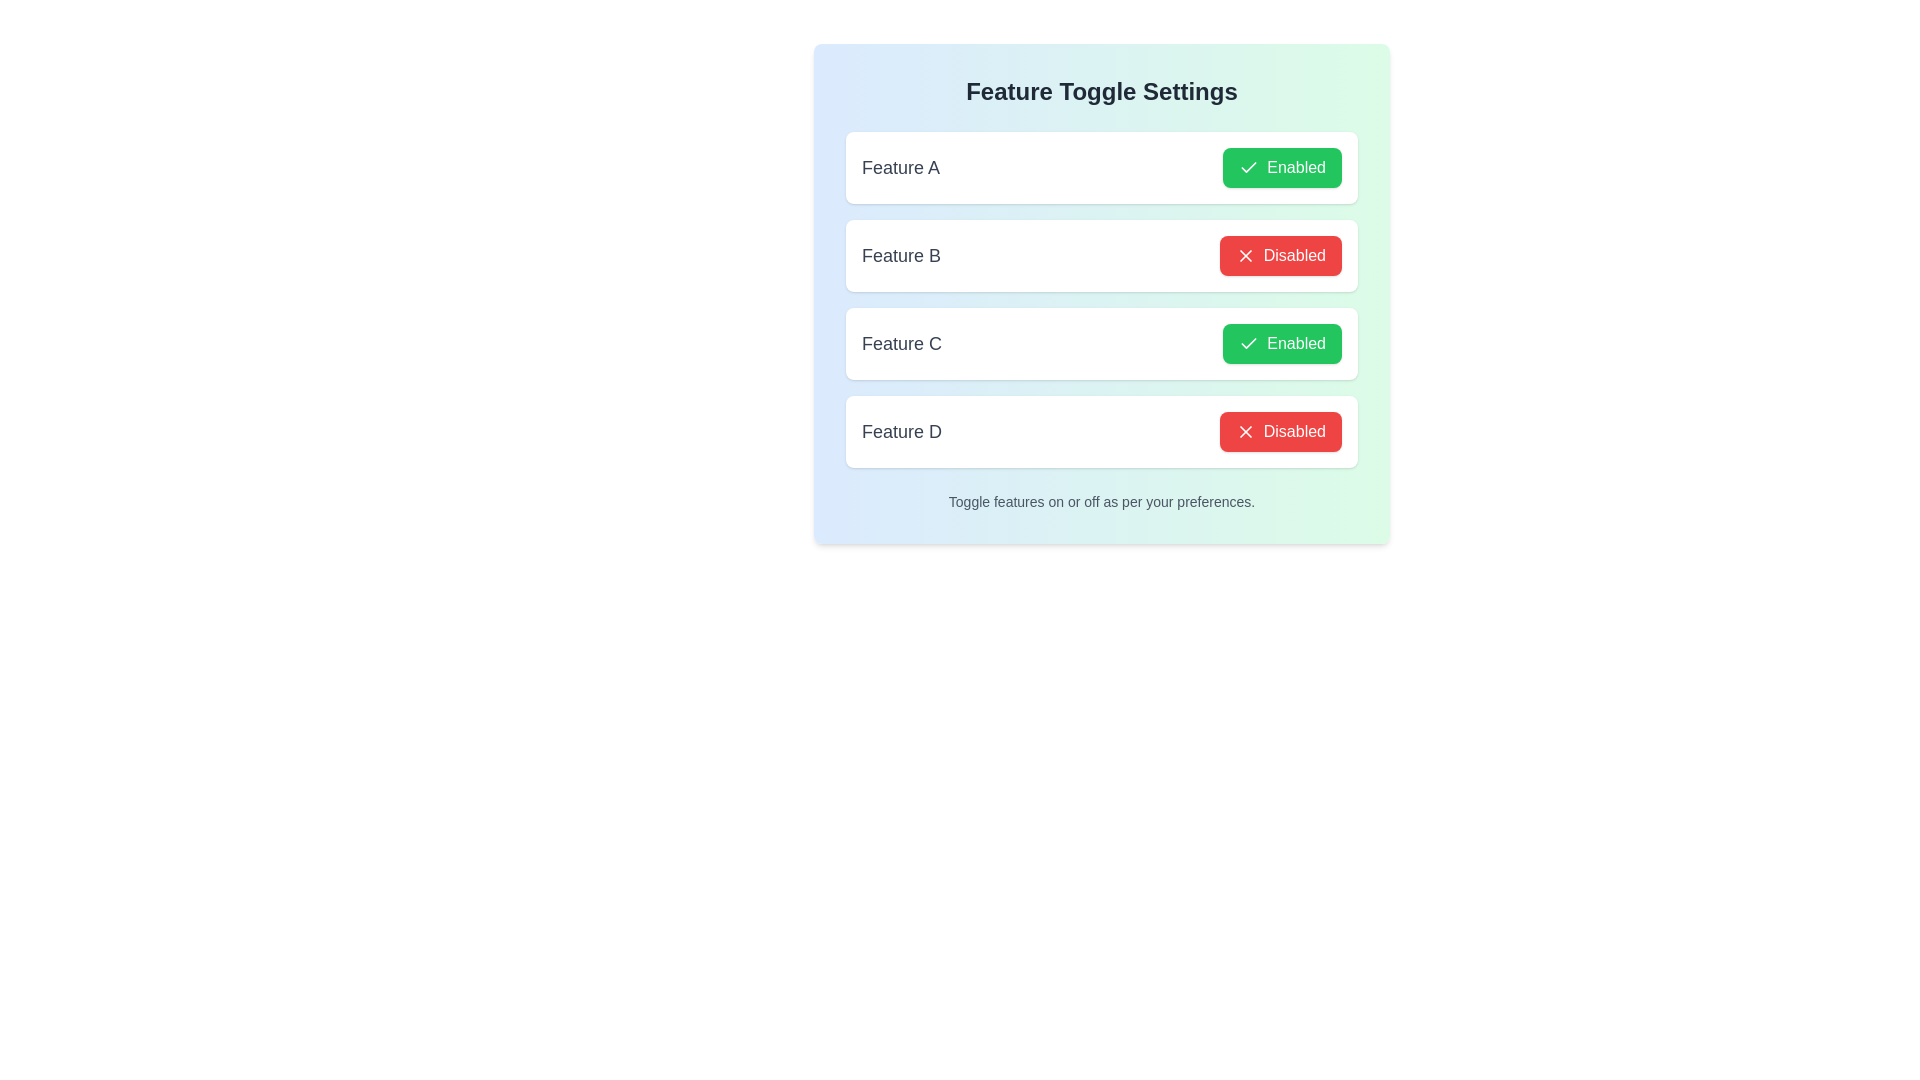  I want to click on the activation status button for 'Feature A', so click(1282, 167).